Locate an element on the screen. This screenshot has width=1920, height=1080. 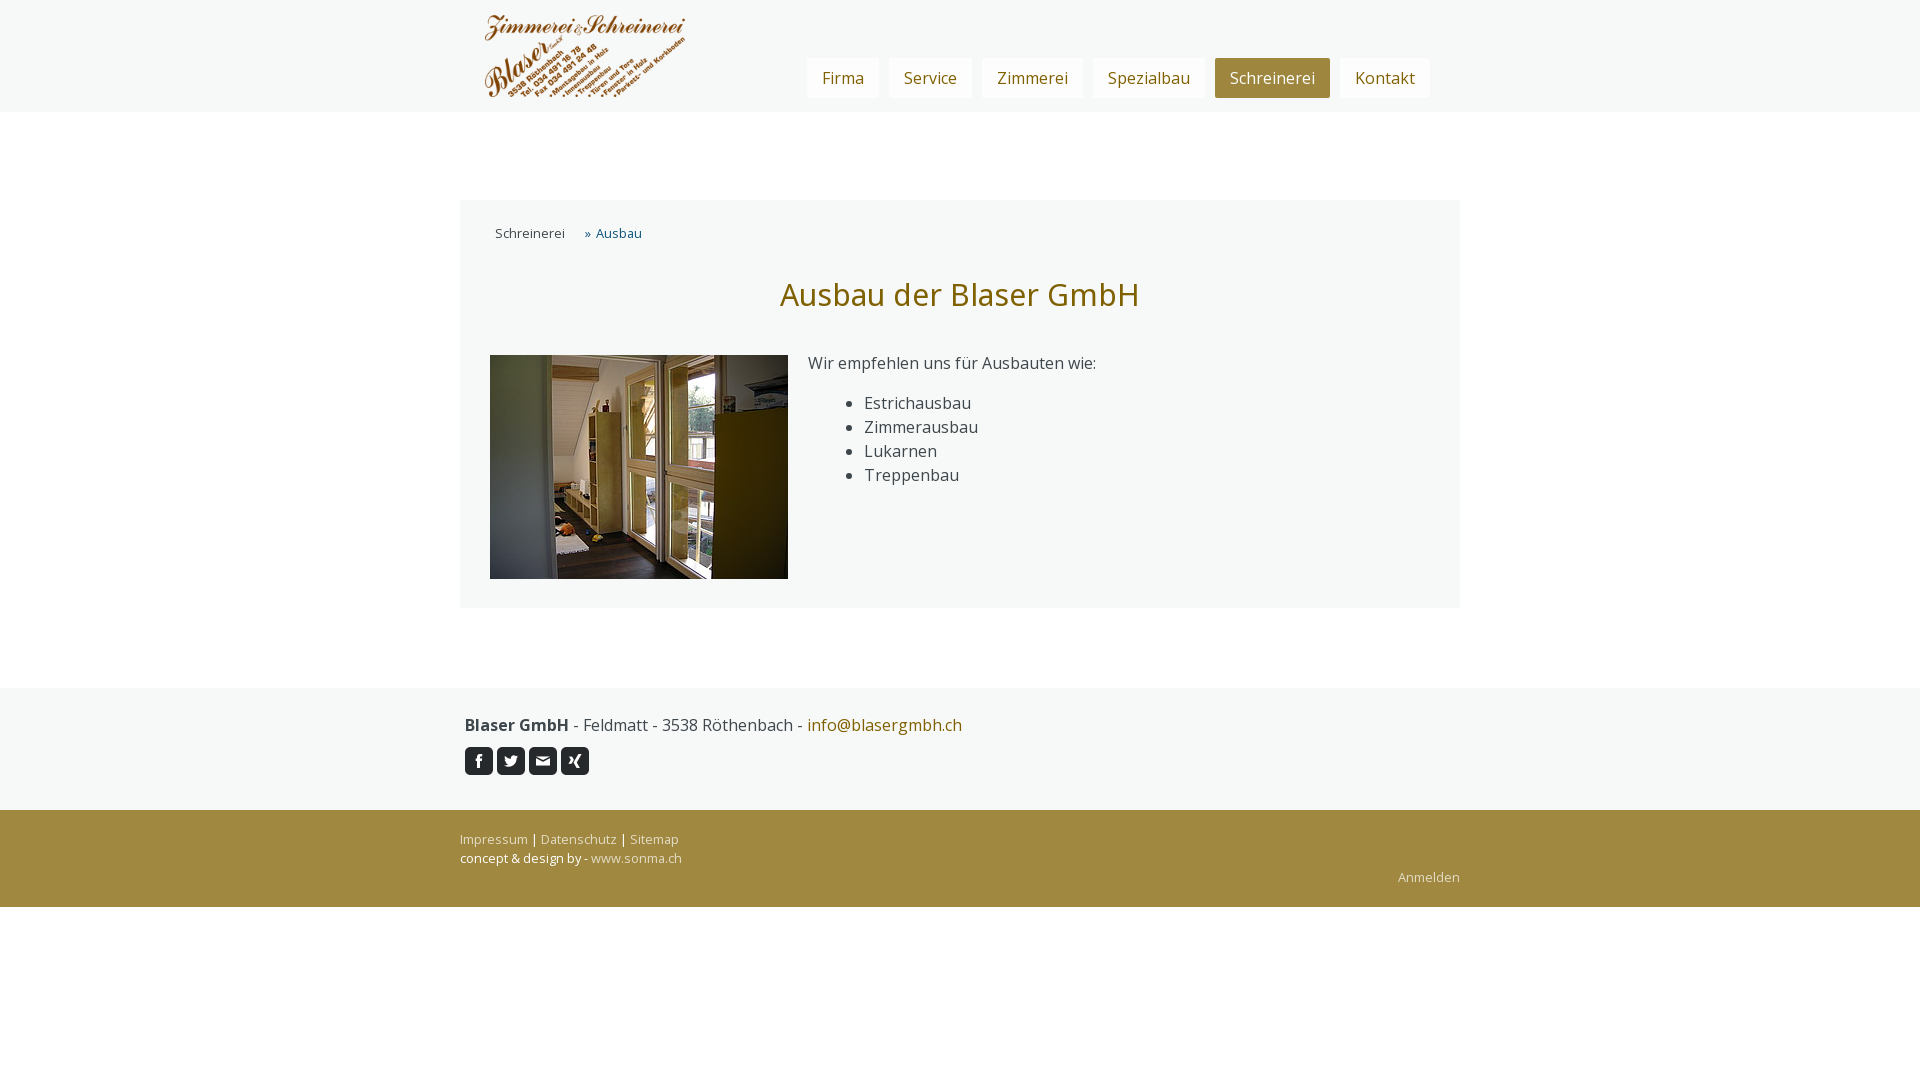
'Schreinerei' is located at coordinates (484, 231).